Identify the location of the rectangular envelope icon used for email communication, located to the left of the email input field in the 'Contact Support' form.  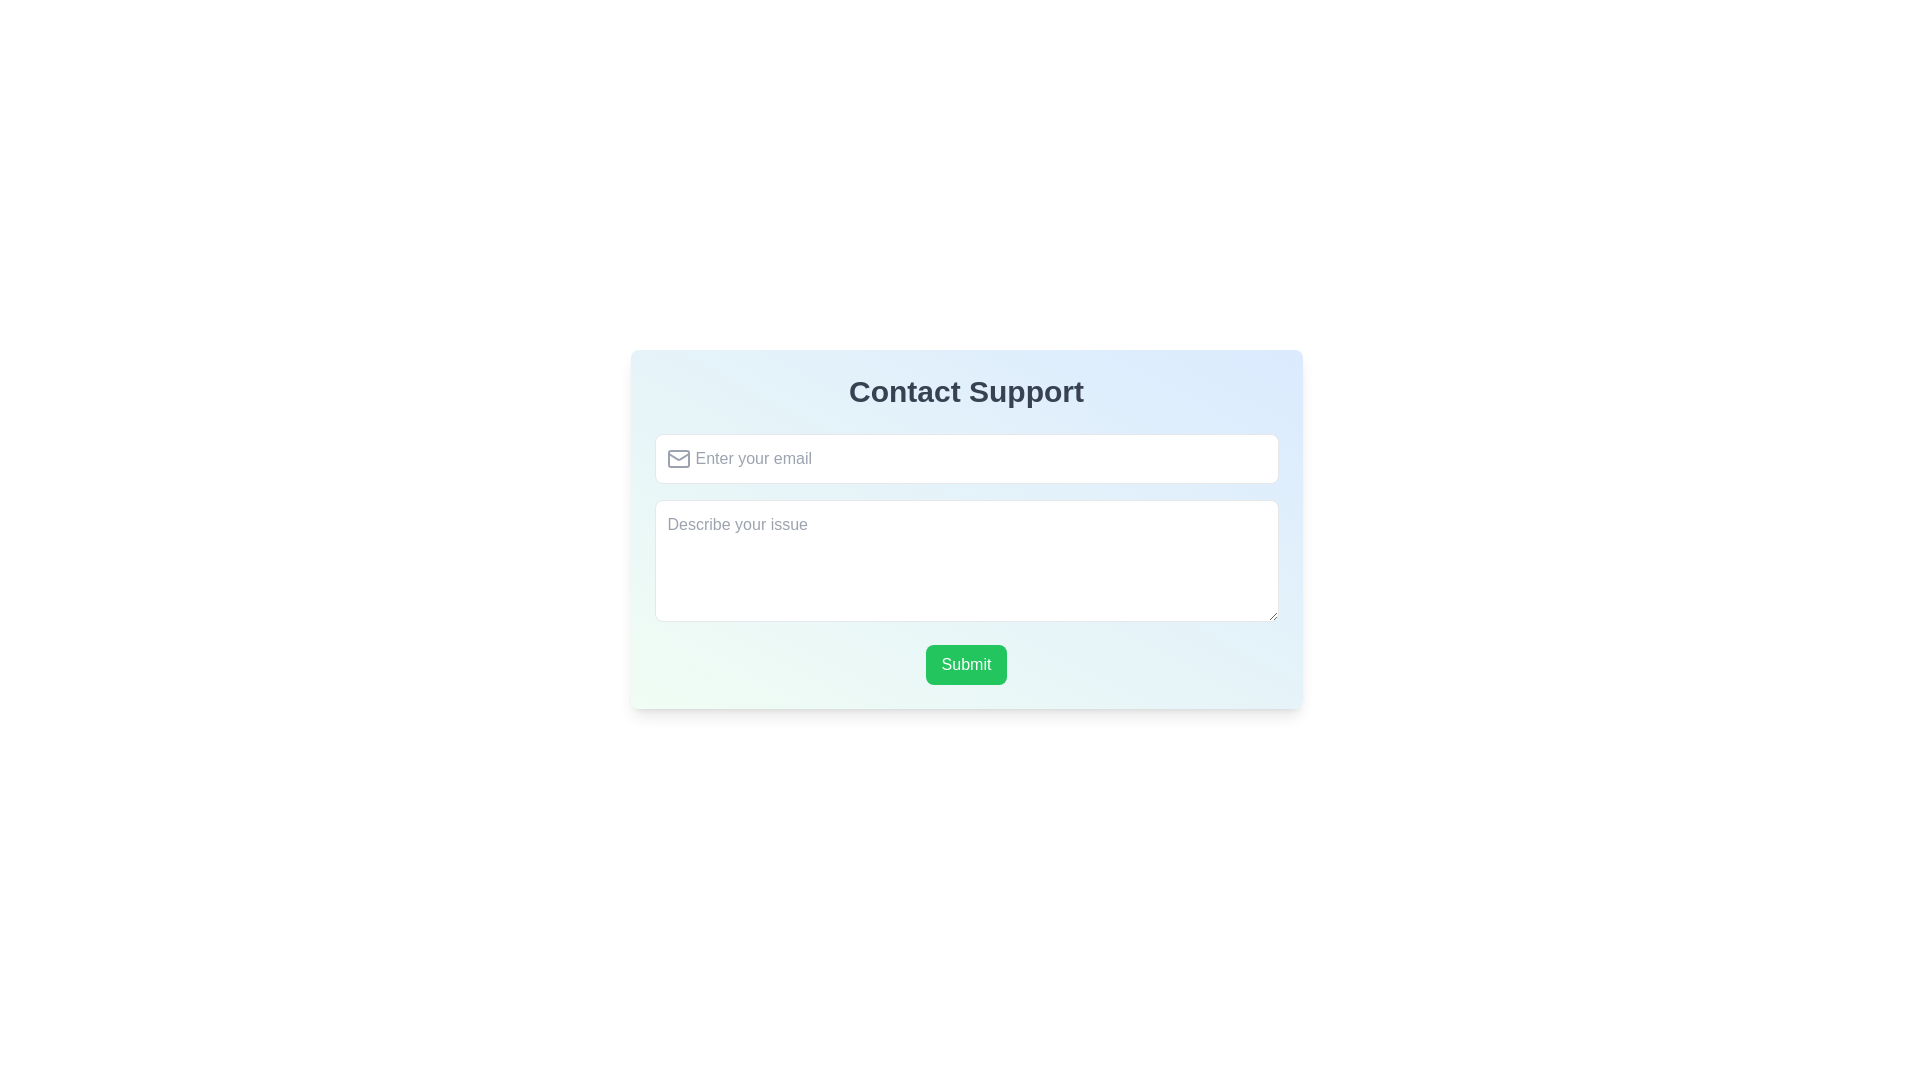
(678, 459).